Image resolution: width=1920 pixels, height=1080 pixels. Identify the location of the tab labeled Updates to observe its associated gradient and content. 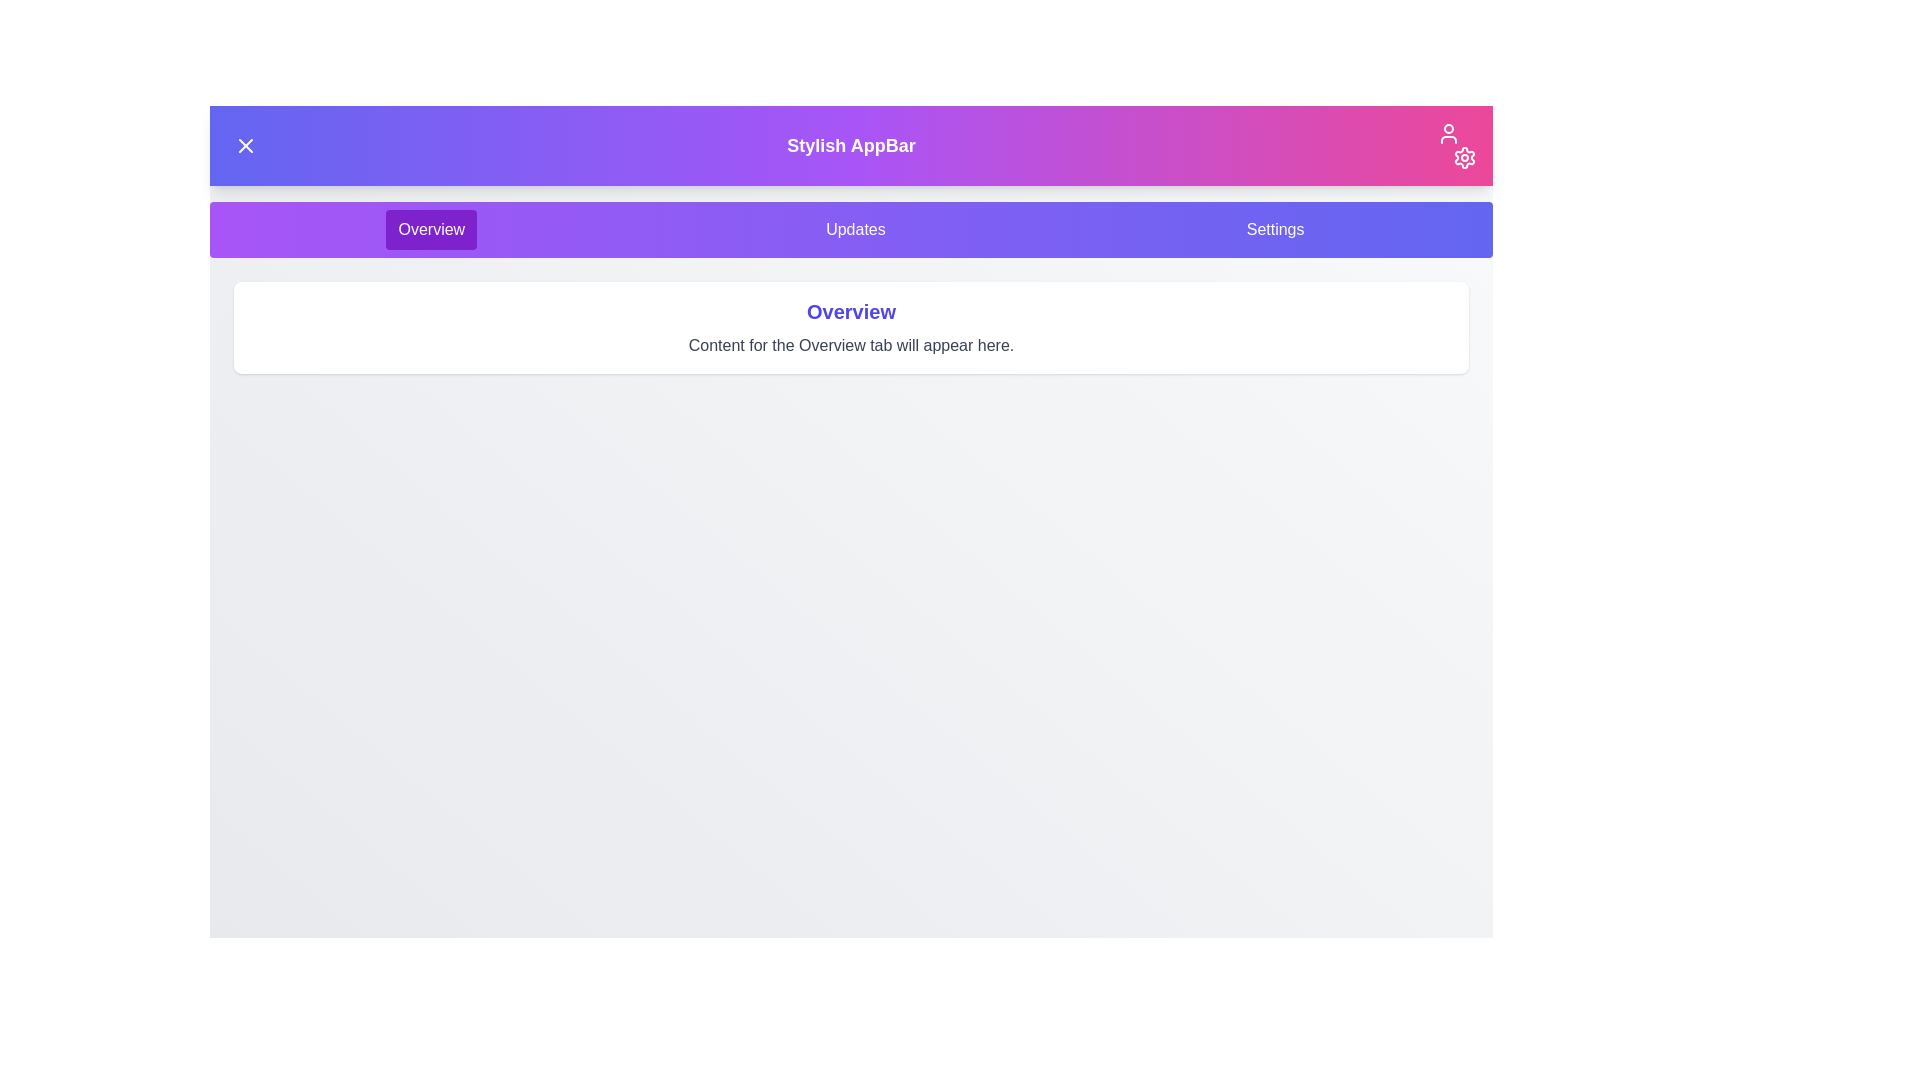
(855, 229).